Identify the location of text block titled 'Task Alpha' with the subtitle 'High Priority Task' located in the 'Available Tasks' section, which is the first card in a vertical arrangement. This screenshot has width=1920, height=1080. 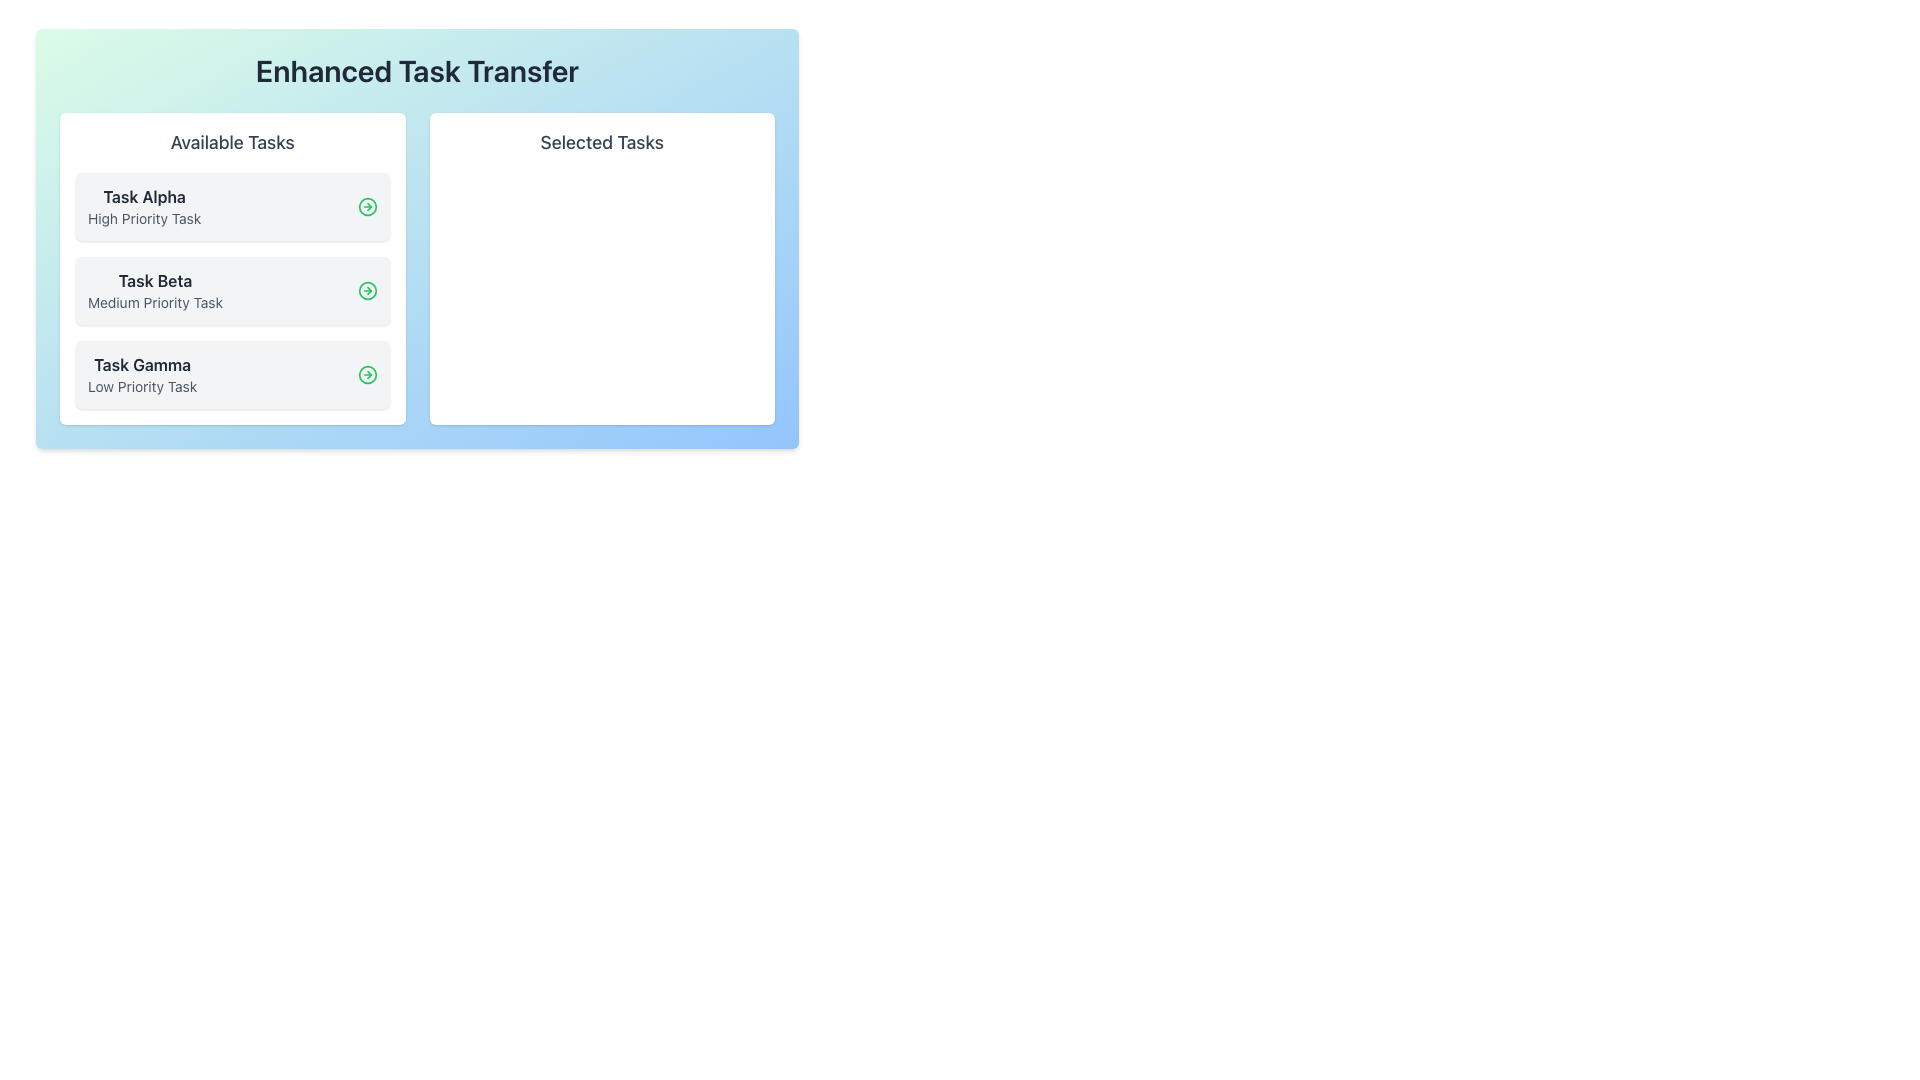
(143, 207).